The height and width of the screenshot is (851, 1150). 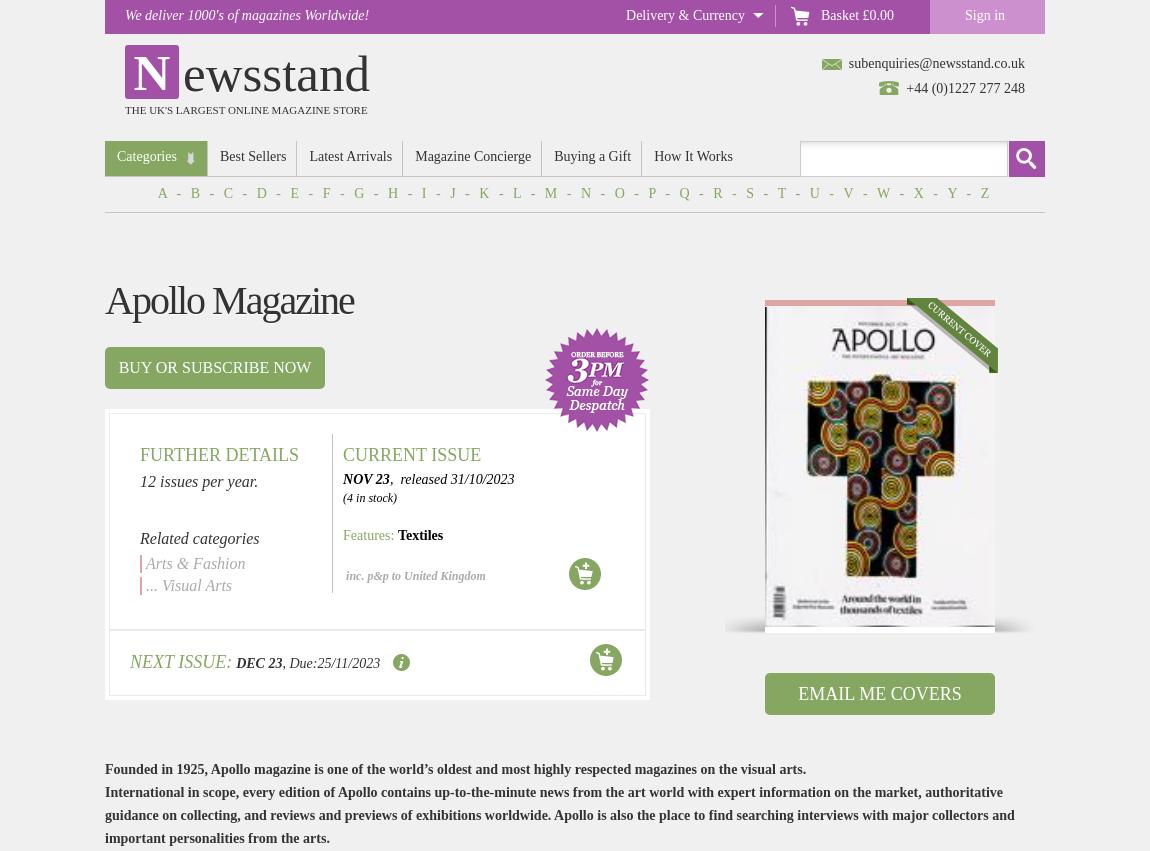 What do you see at coordinates (848, 192) in the screenshot?
I see `'V'` at bounding box center [848, 192].